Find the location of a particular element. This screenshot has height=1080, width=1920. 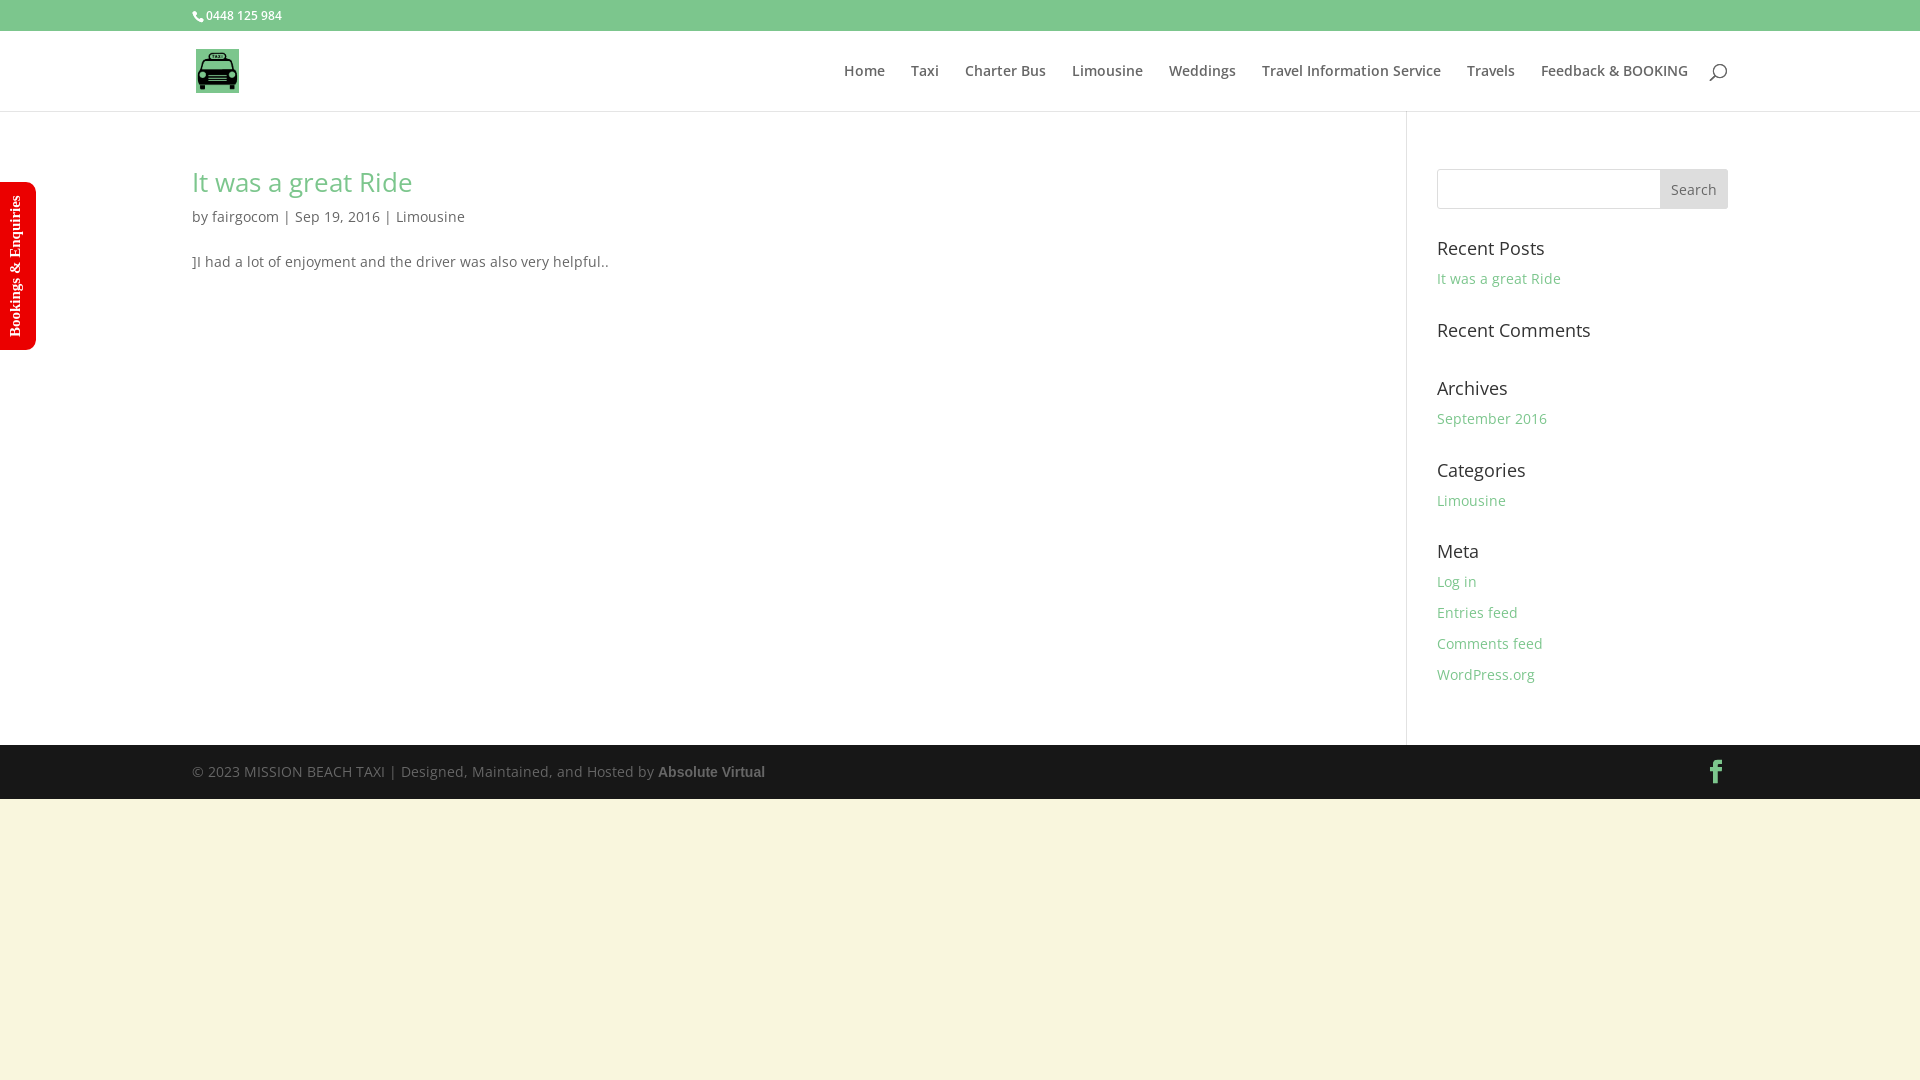

'Charter Bus' is located at coordinates (964, 86).